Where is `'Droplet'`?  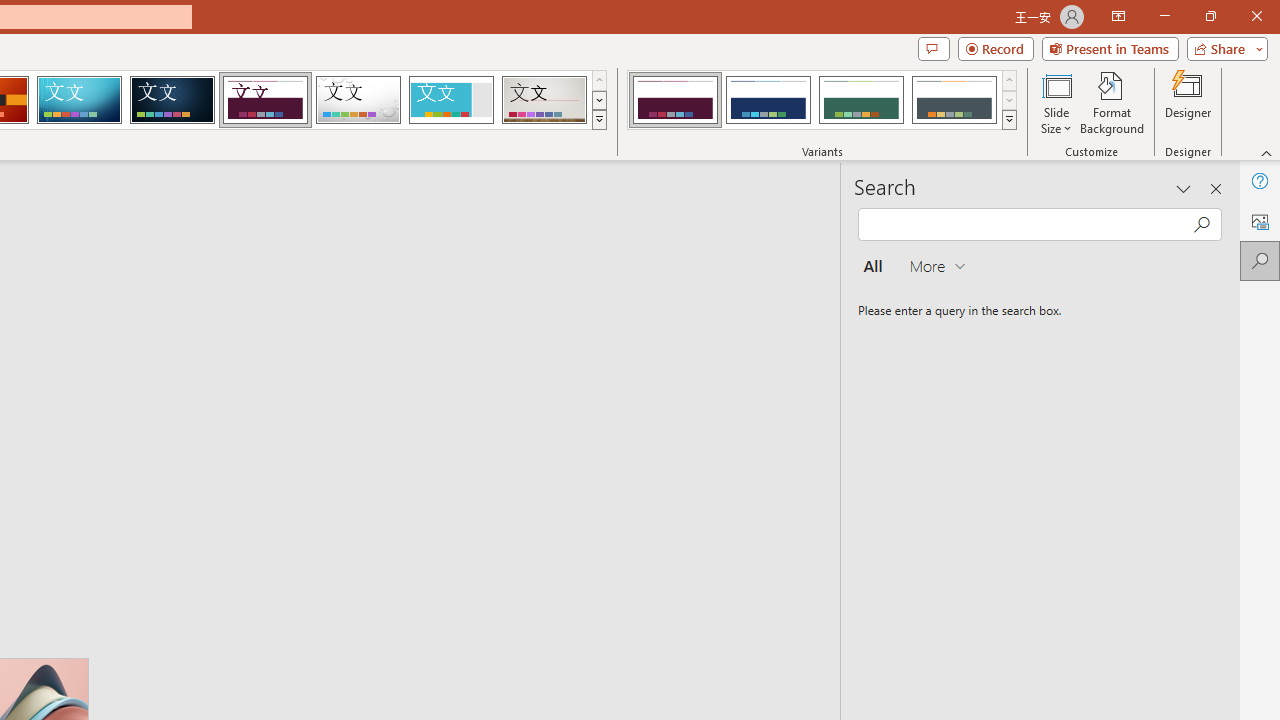
'Droplet' is located at coordinates (358, 100).